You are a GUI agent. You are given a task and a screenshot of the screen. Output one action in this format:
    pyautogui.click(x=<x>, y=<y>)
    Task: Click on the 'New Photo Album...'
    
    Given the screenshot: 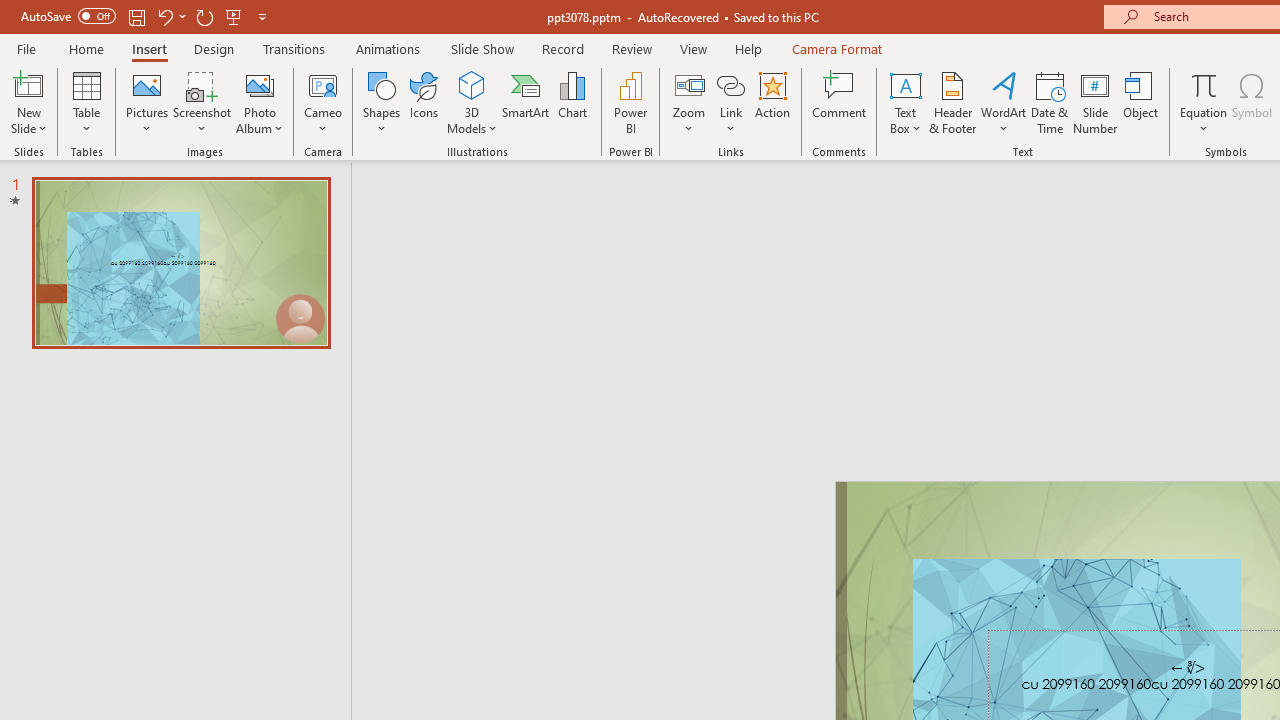 What is the action you would take?
    pyautogui.click(x=258, y=84)
    